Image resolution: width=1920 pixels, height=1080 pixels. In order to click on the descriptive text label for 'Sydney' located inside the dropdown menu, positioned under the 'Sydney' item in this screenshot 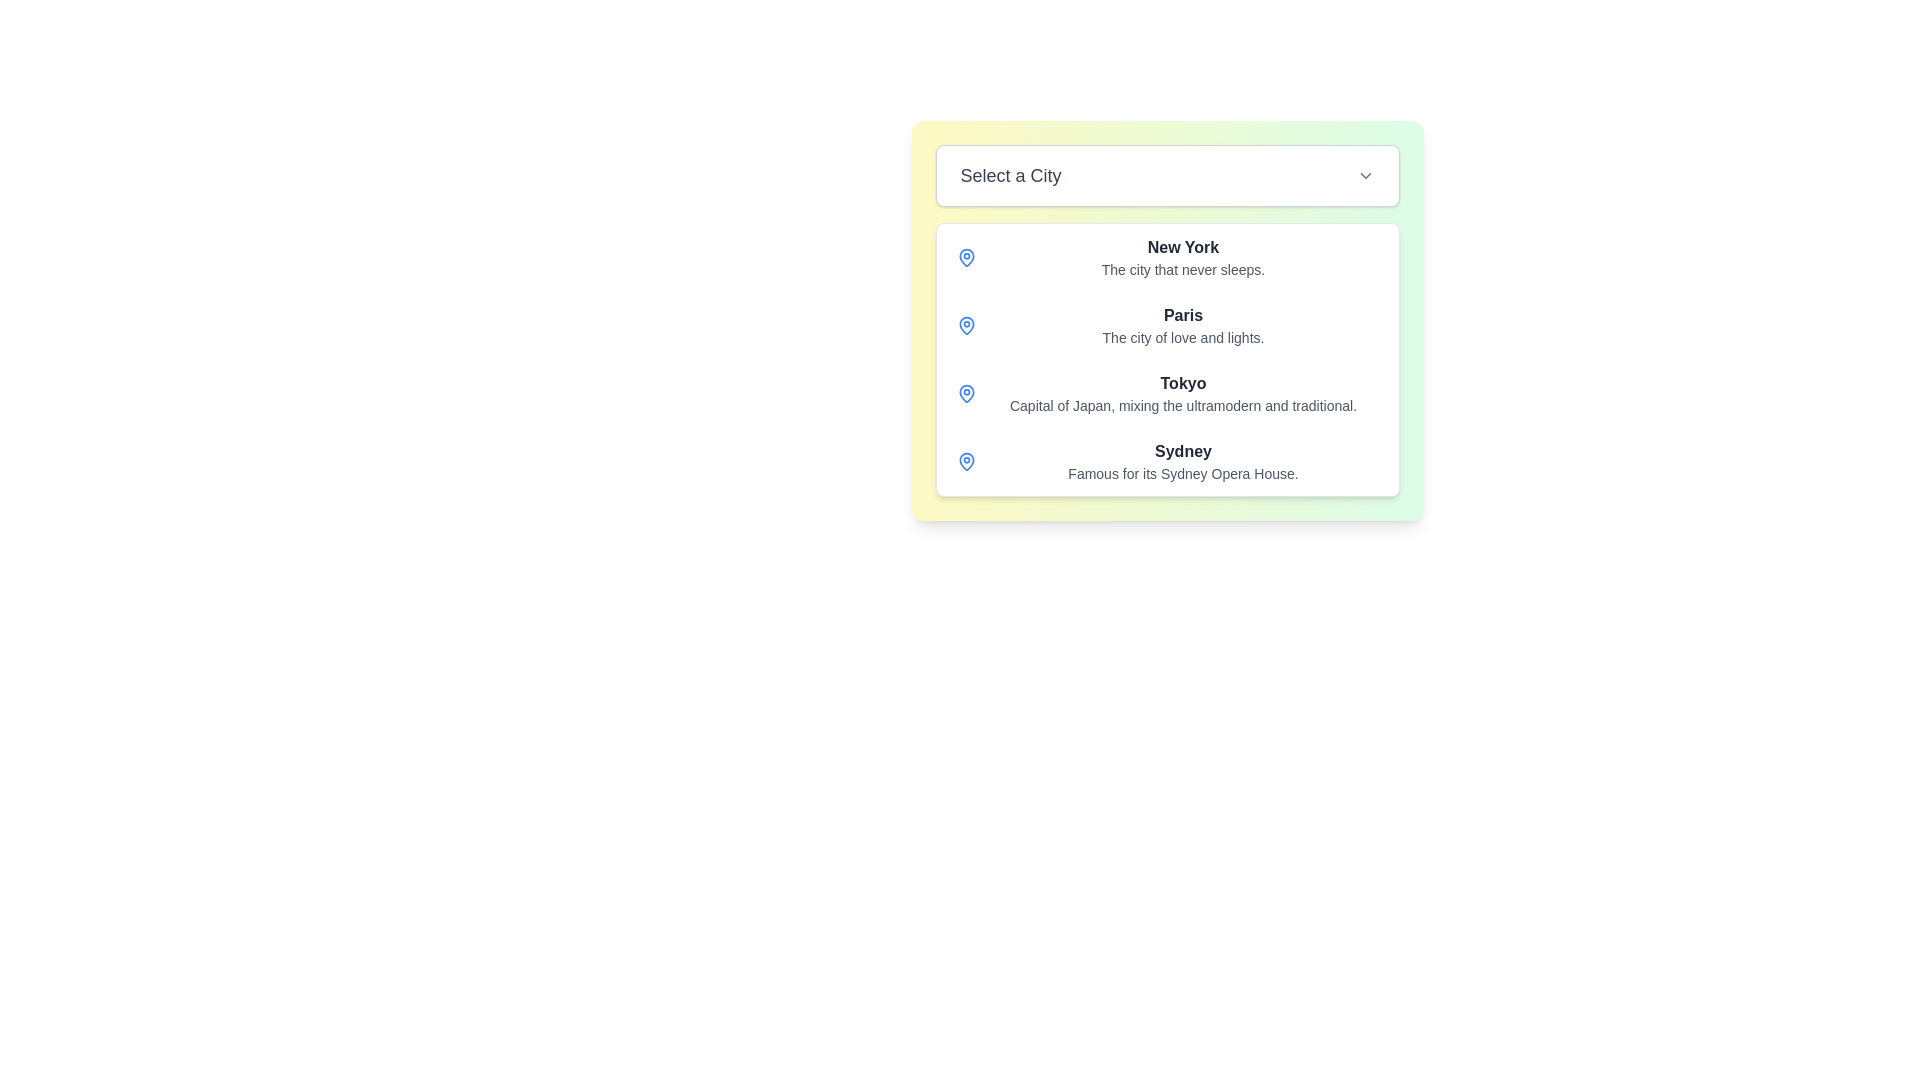, I will do `click(1183, 474)`.